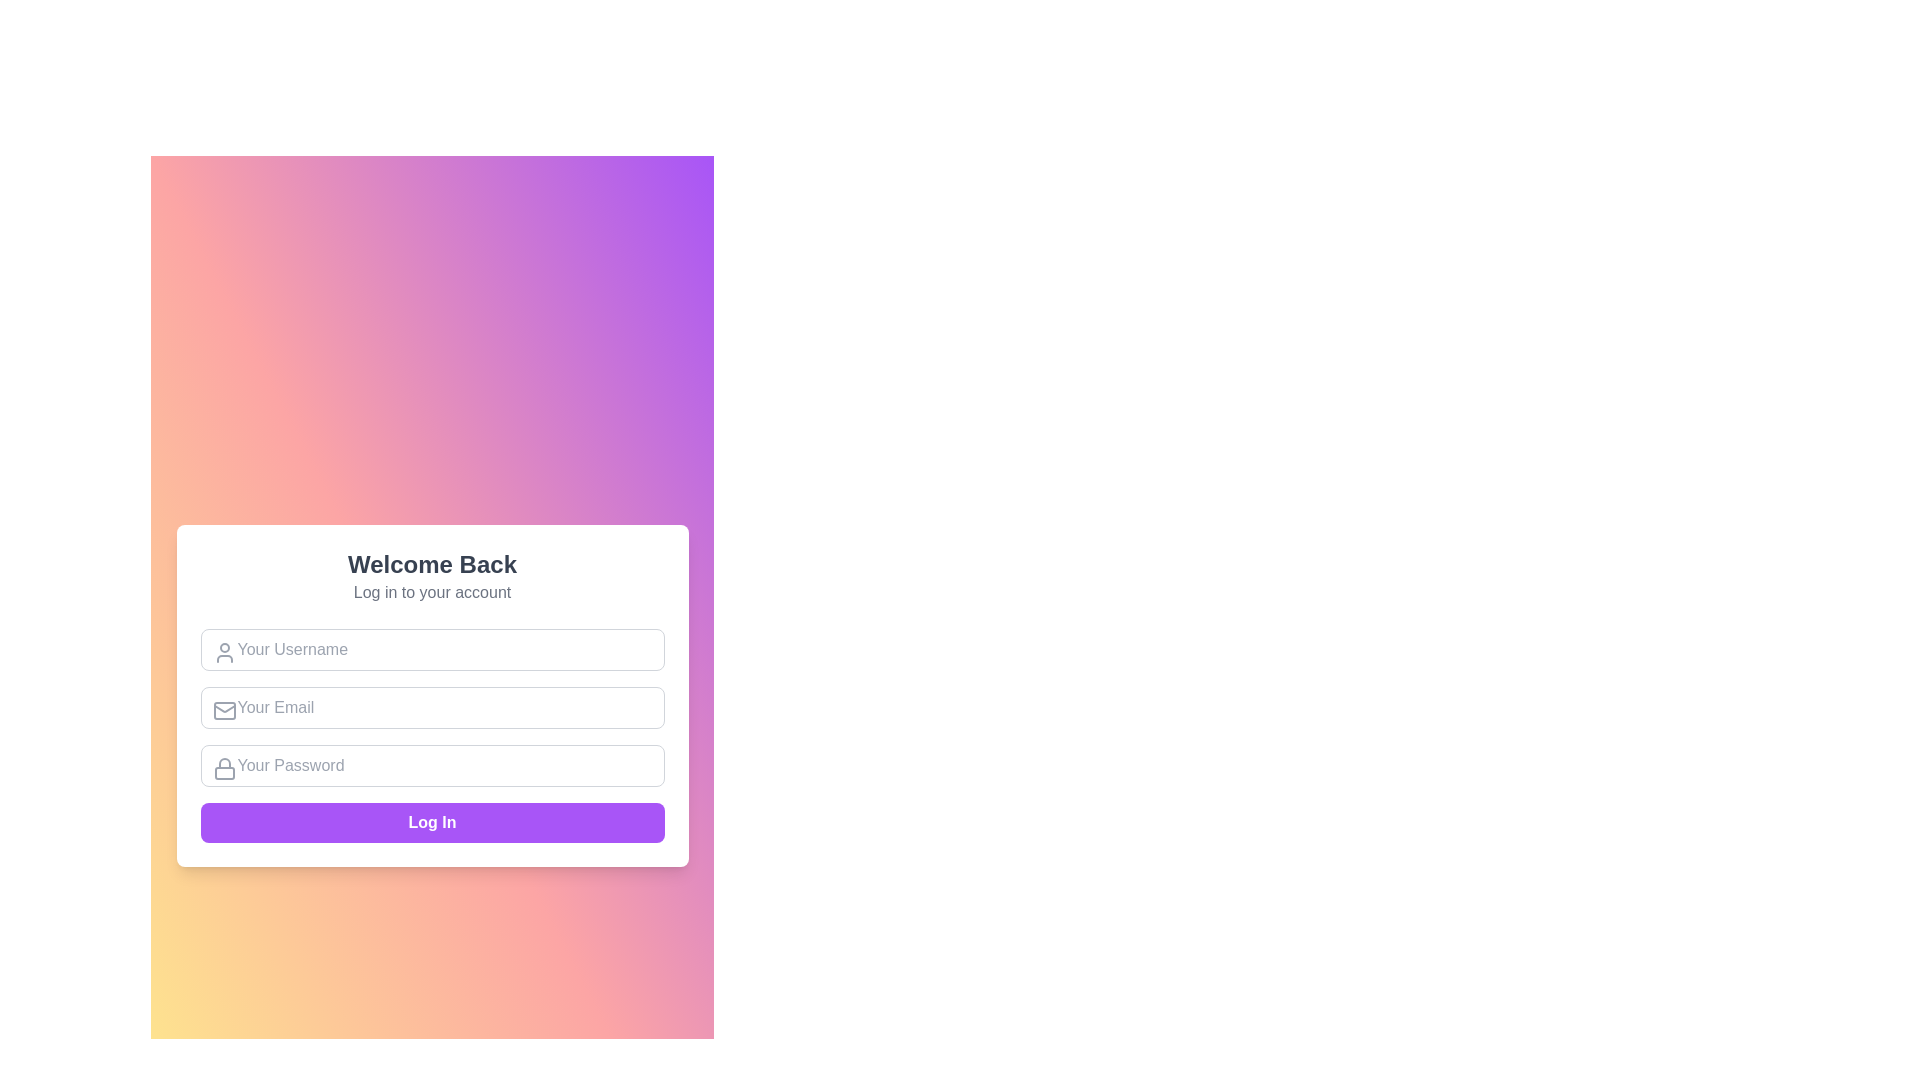  Describe the element at coordinates (224, 652) in the screenshot. I see `the username icon located at the left edge of the input field, which serves as a visual identifier for entering a username` at that location.